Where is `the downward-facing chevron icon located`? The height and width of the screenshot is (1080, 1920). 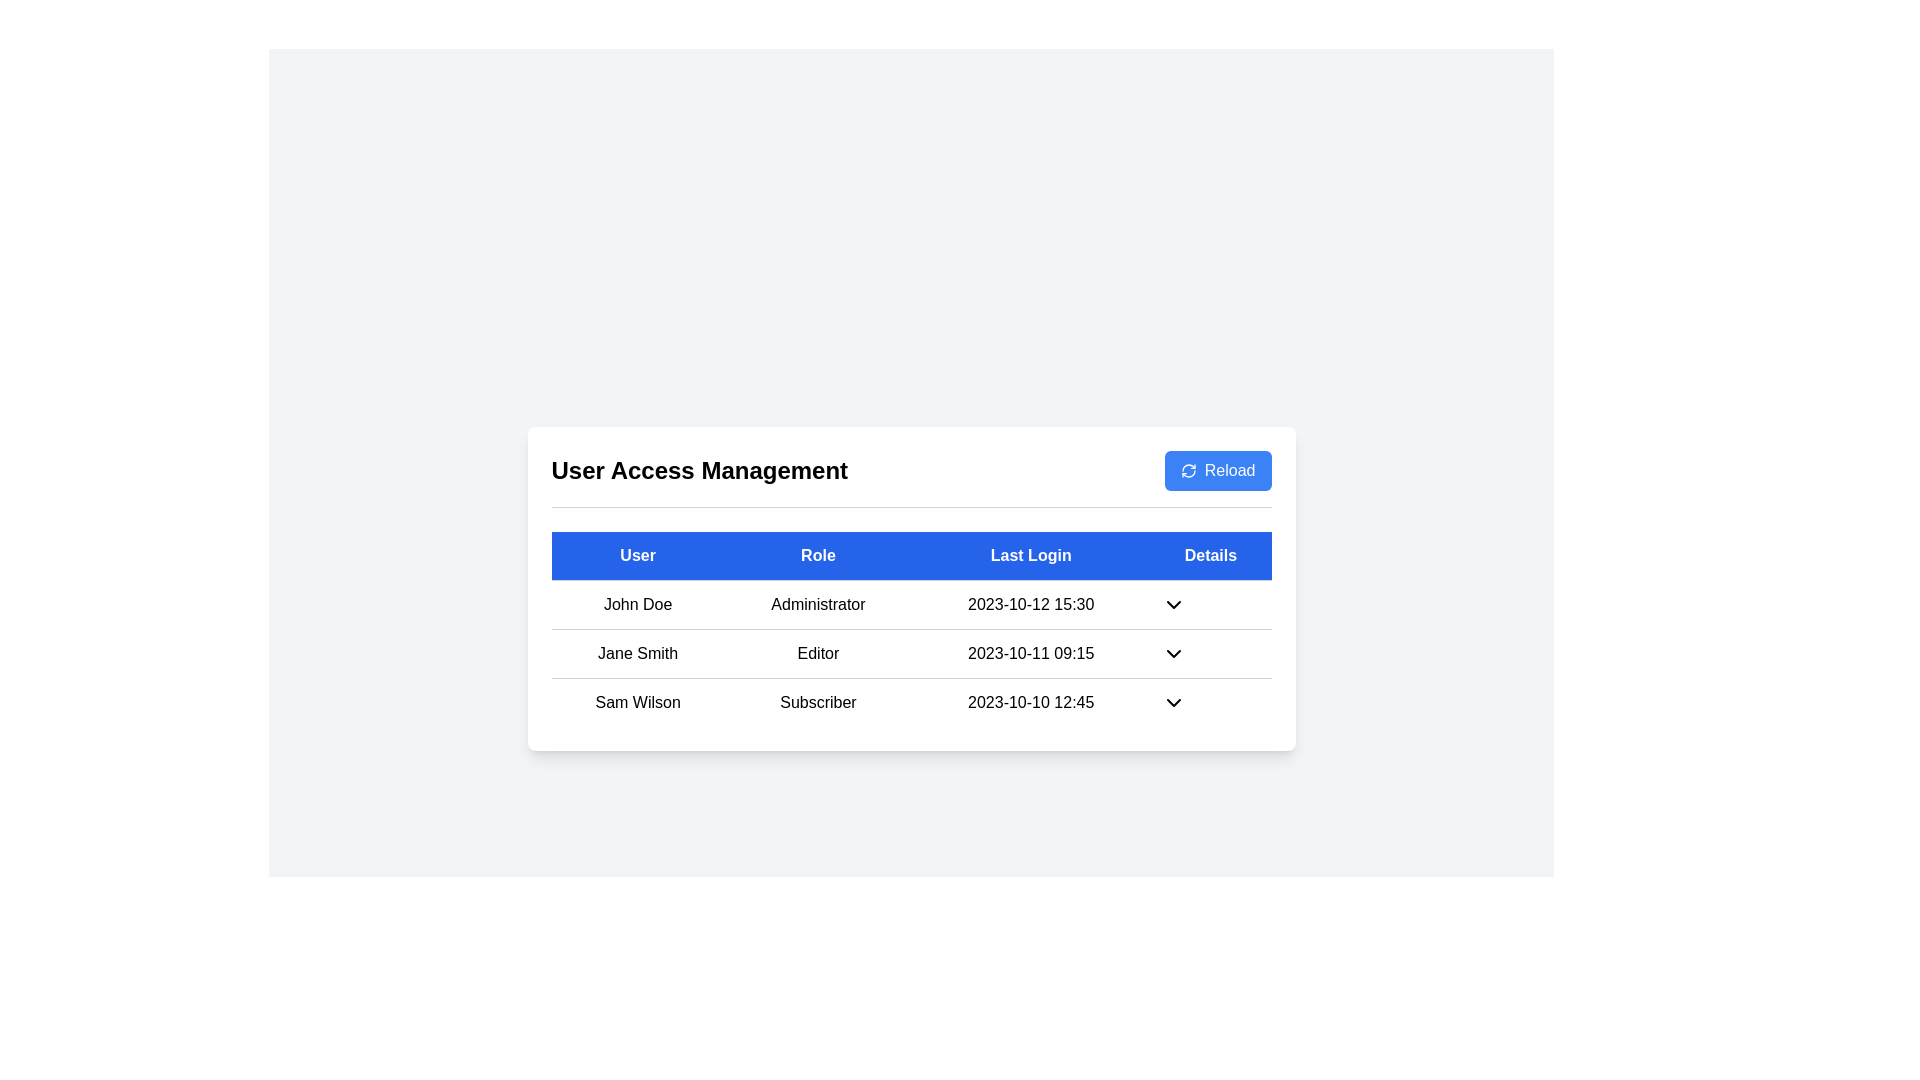
the downward-facing chevron icon located is located at coordinates (1174, 654).